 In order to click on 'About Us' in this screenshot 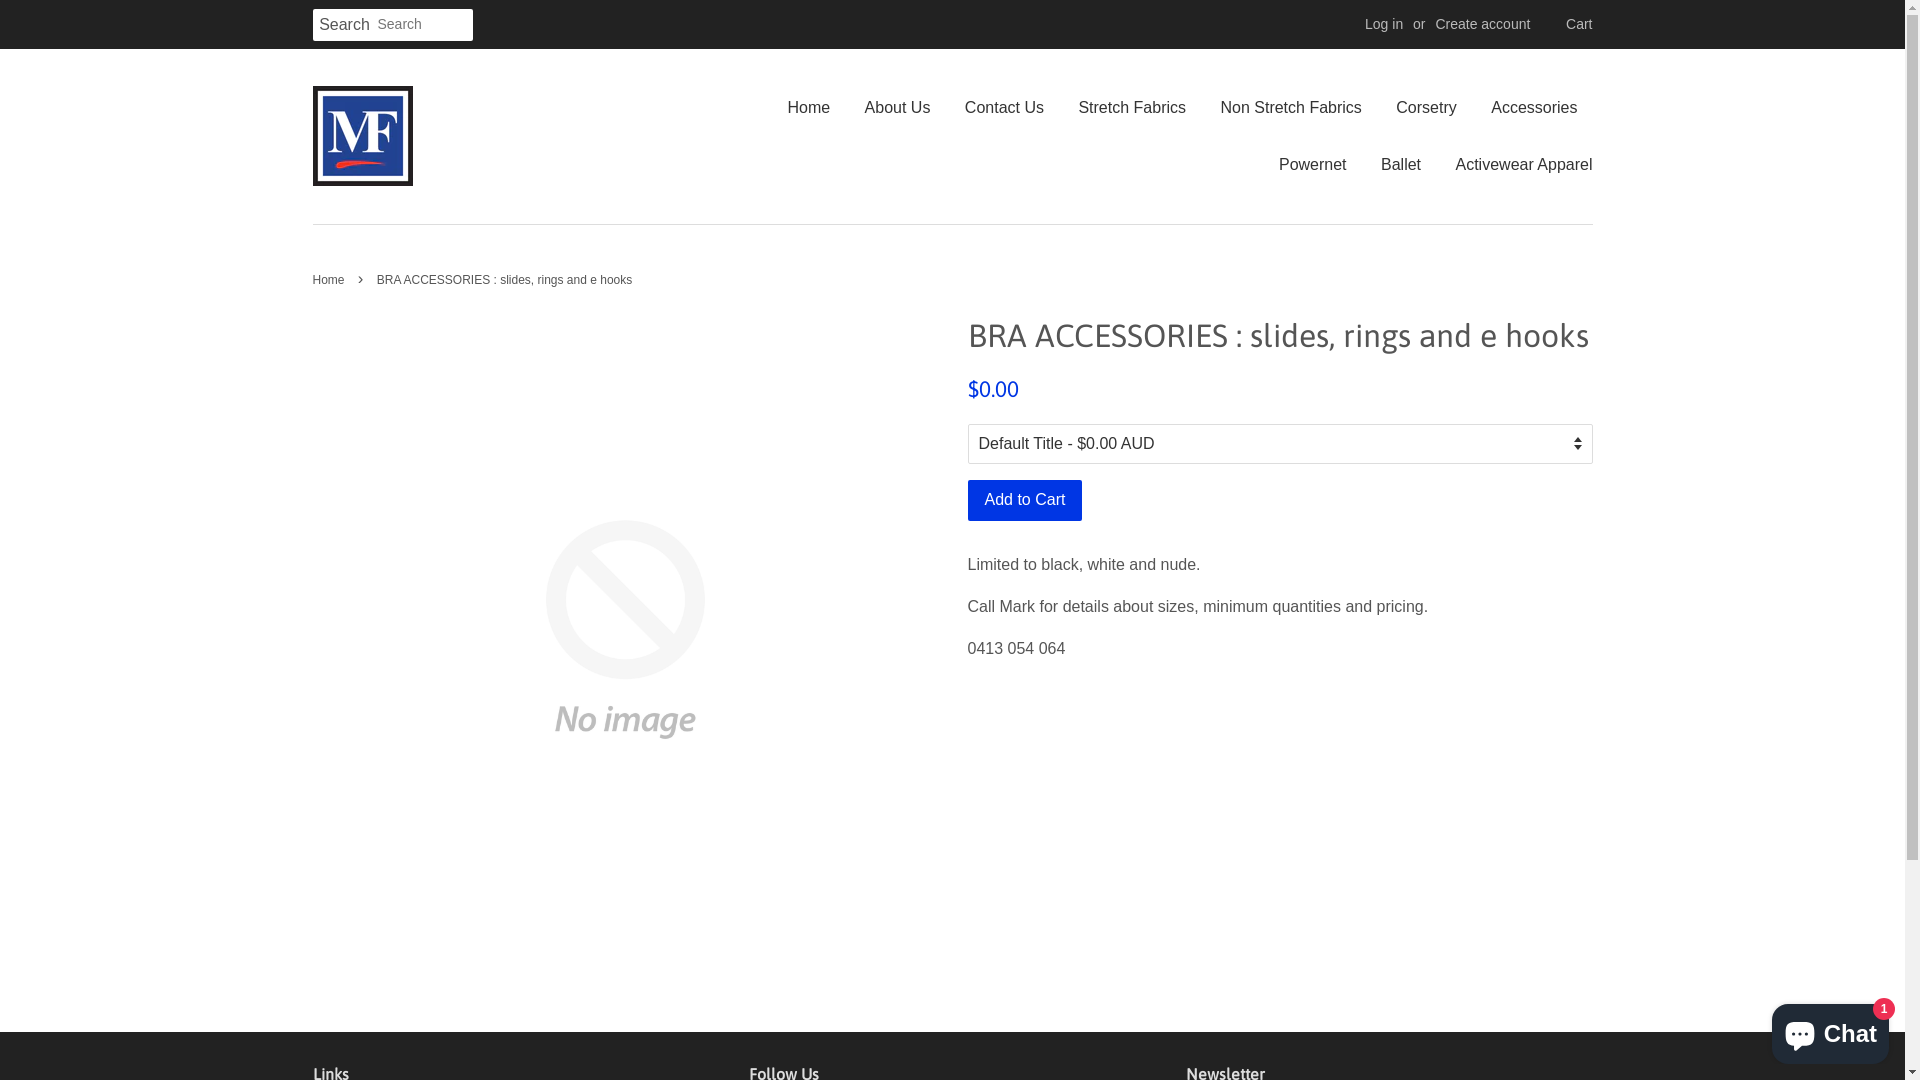, I will do `click(896, 107)`.